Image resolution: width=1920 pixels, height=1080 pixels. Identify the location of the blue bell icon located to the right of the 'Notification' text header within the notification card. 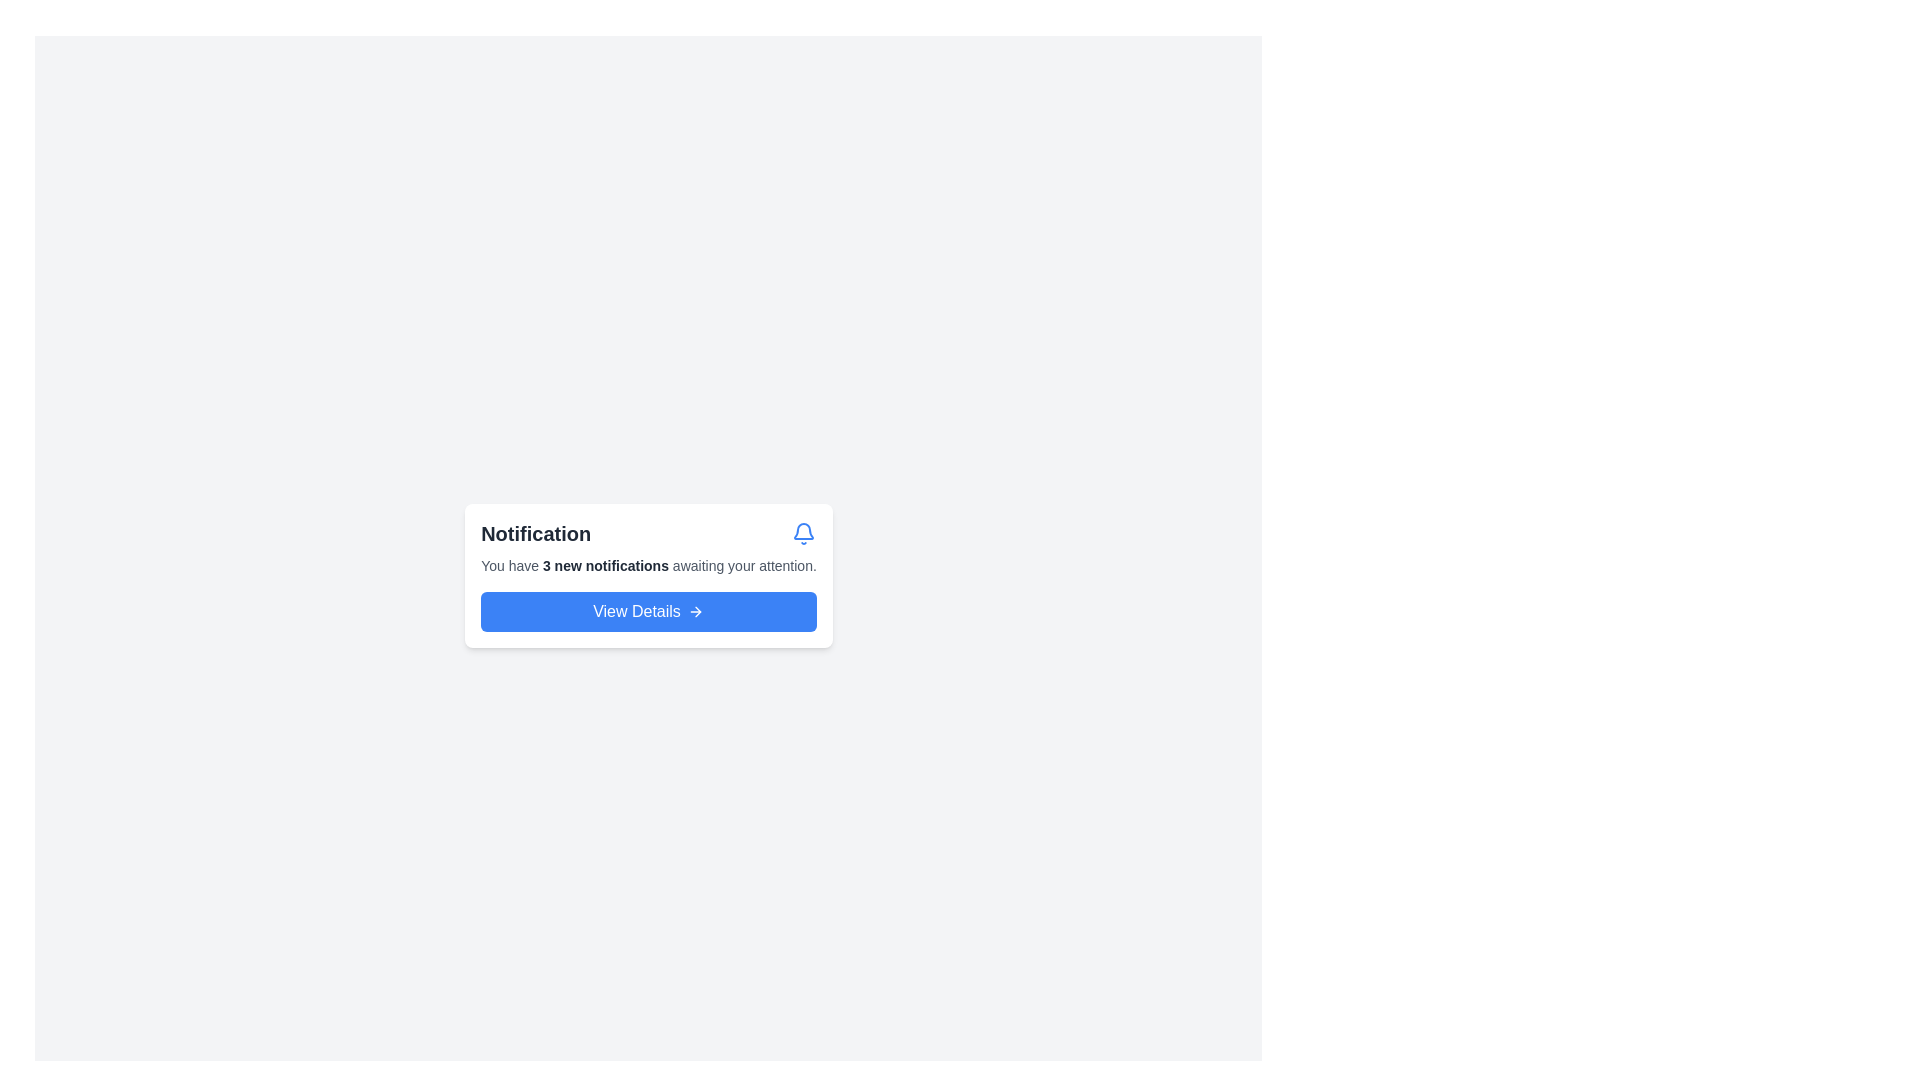
(804, 532).